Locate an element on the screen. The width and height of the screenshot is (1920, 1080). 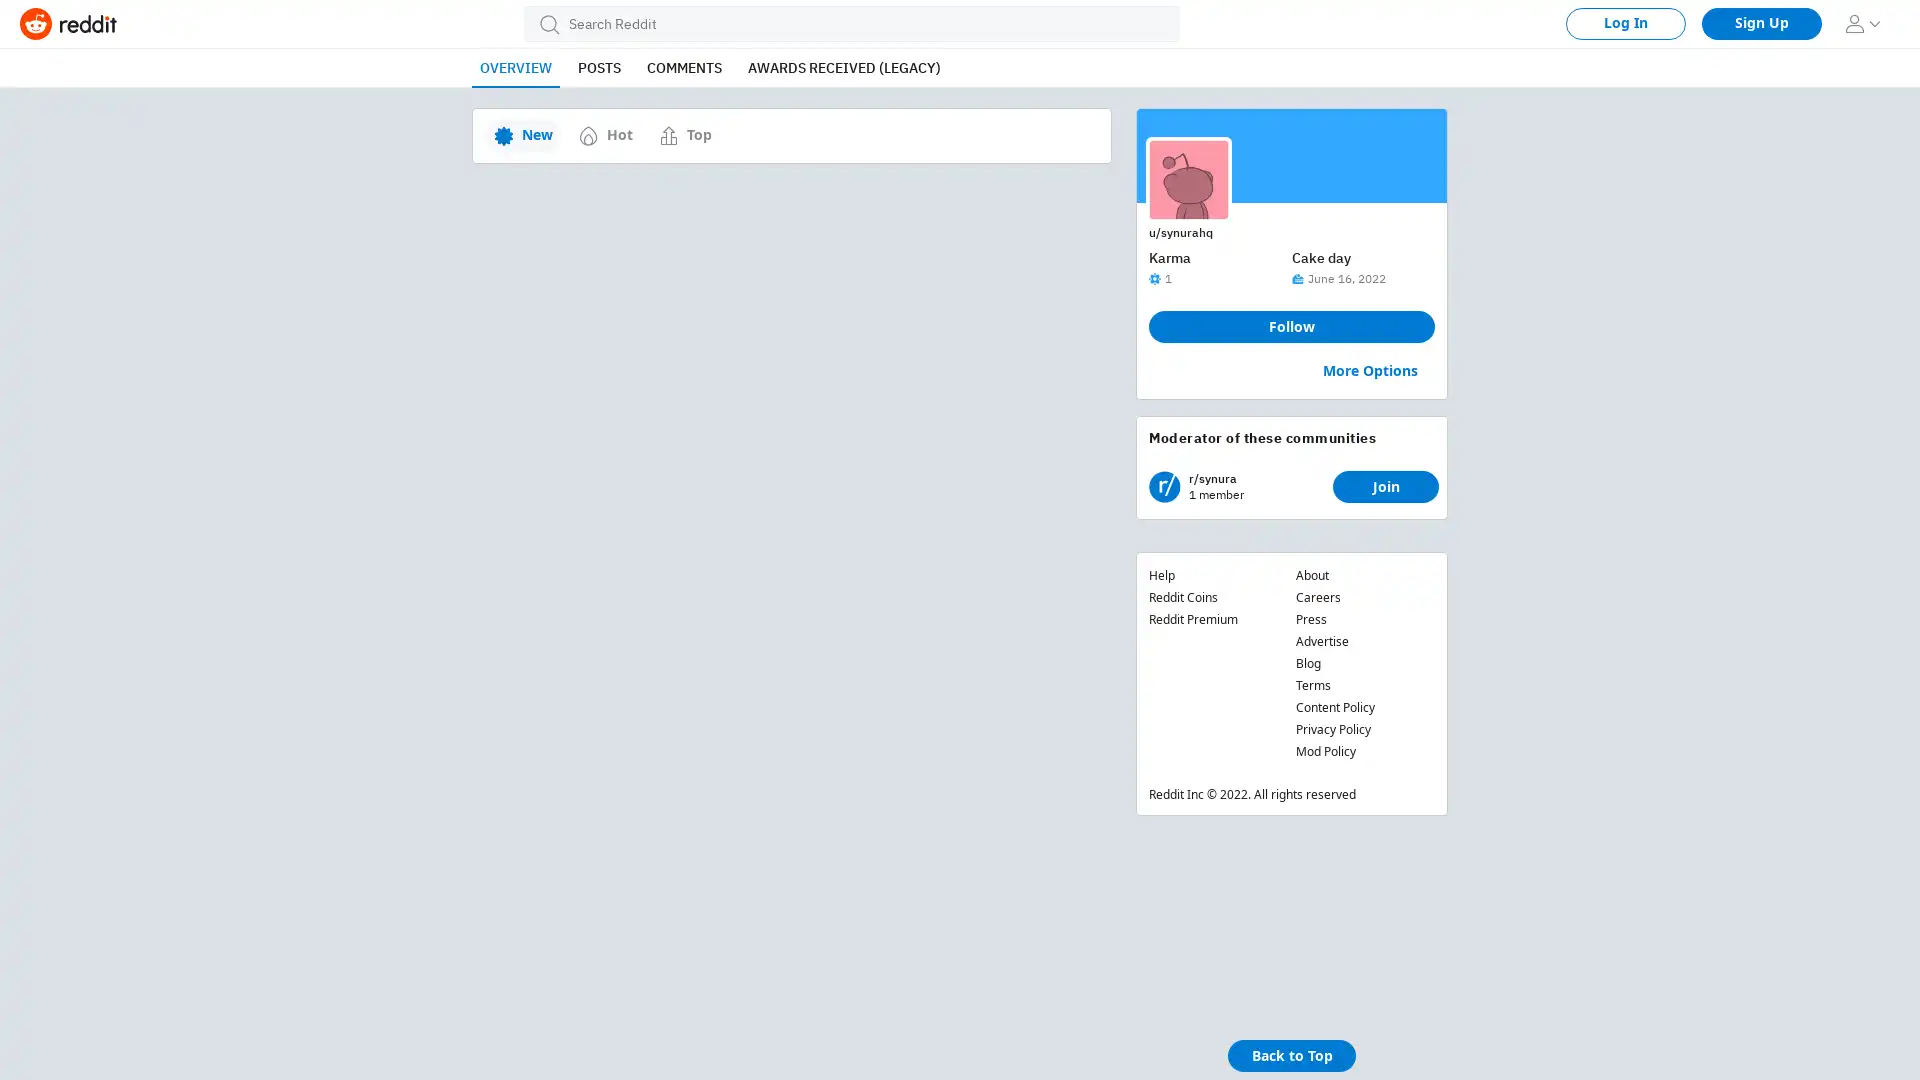
Log In is located at coordinates (1626, 23).